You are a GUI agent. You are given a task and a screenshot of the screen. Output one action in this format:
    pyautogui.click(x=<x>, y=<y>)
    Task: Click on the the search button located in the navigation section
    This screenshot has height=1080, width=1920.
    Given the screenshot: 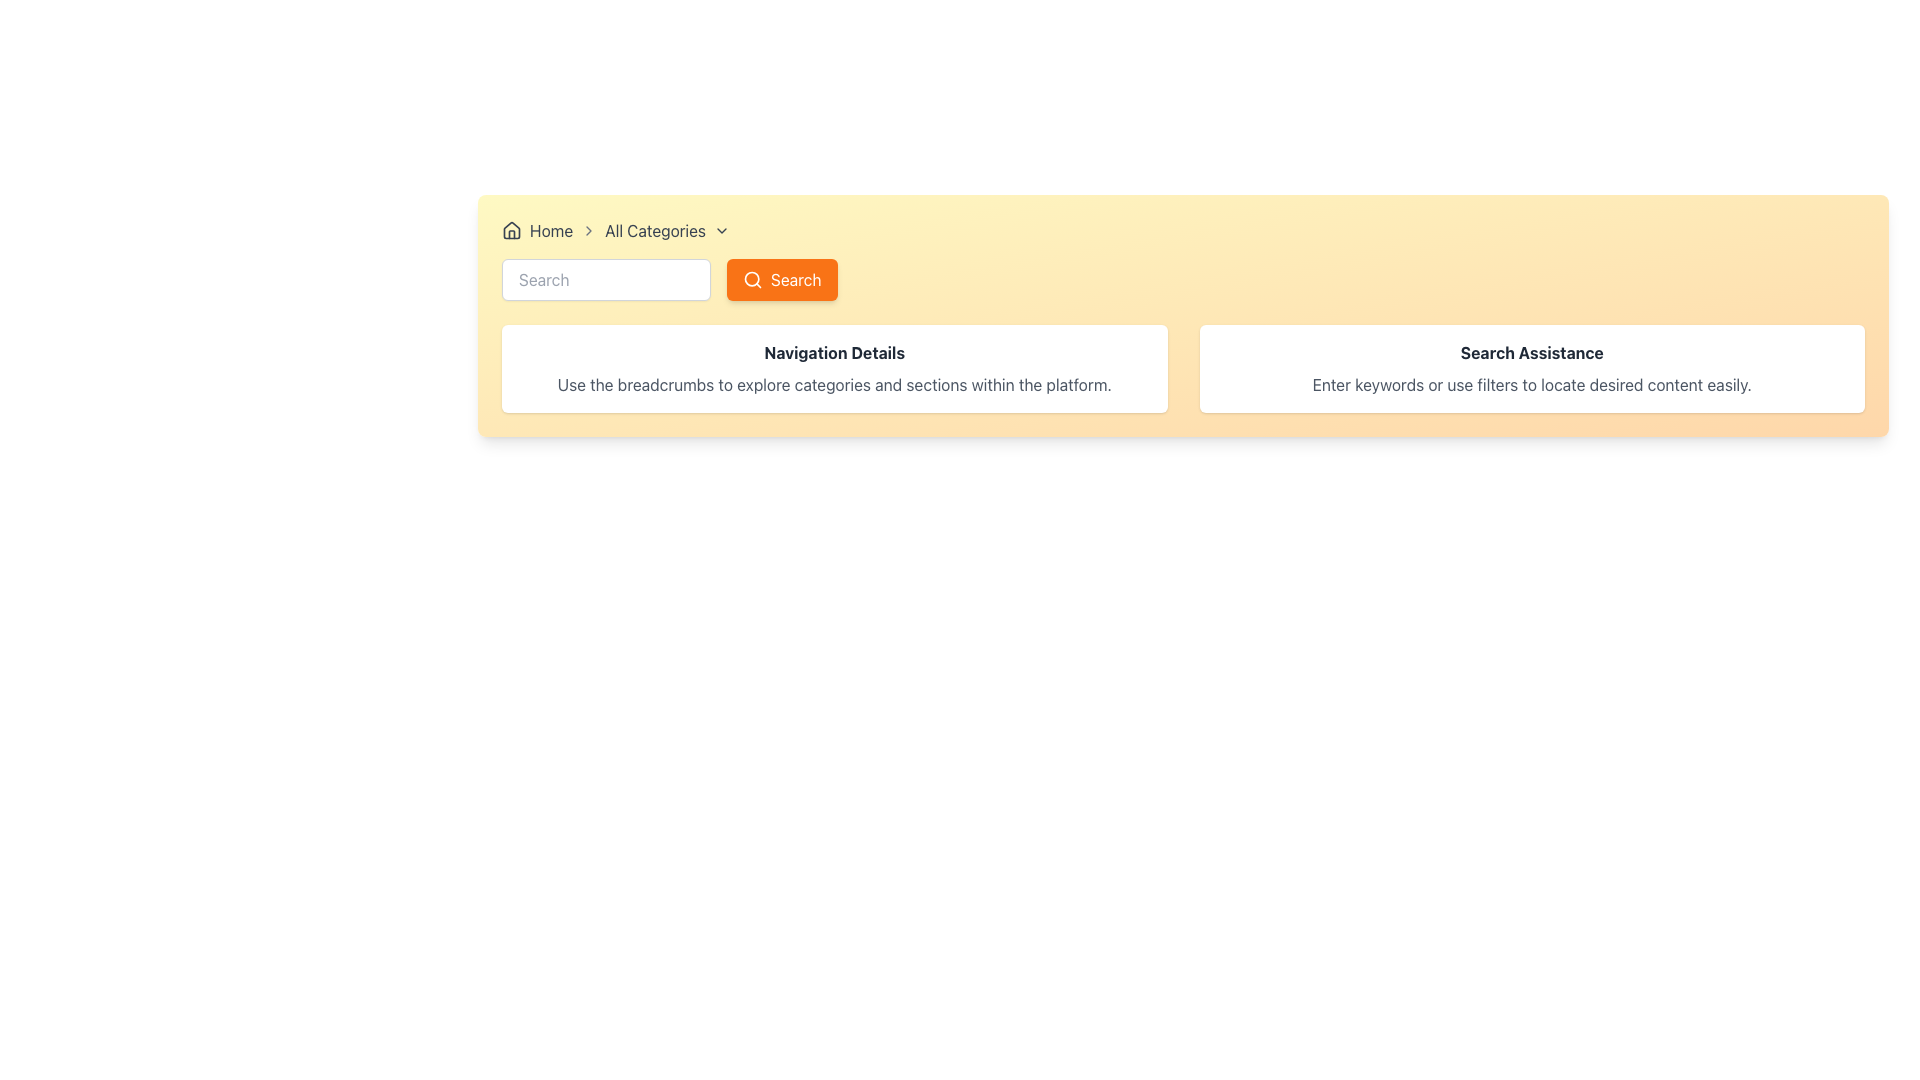 What is the action you would take?
    pyautogui.click(x=781, y=280)
    